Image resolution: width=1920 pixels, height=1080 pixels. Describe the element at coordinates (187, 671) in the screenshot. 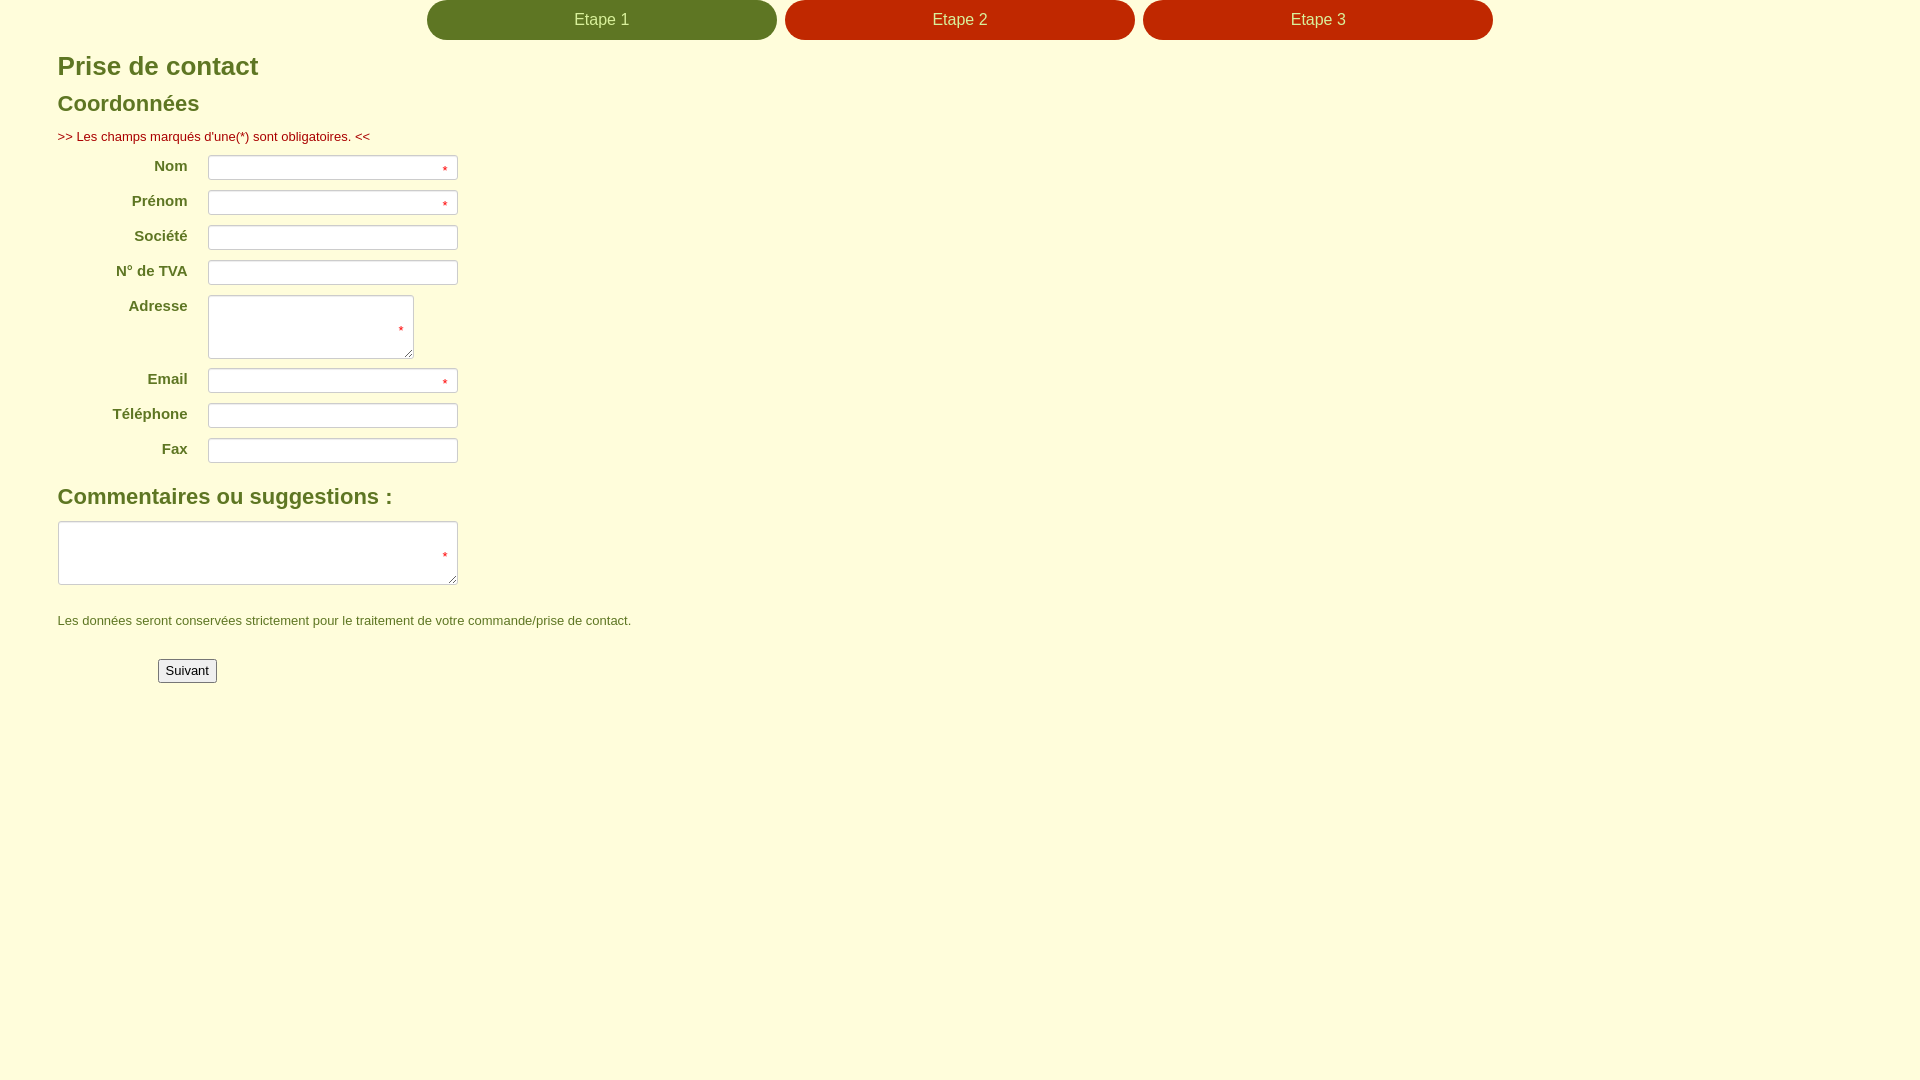

I see `'Suivant'` at that location.